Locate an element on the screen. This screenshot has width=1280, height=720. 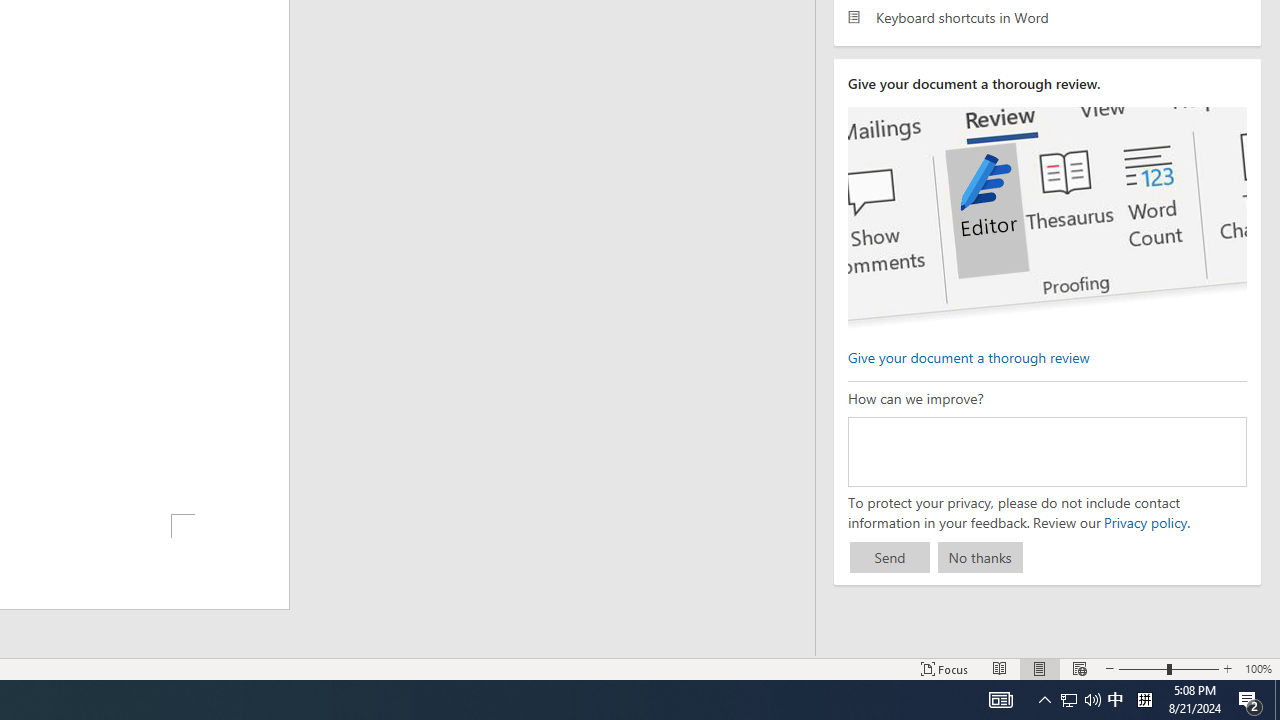
'No thanks' is located at coordinates (980, 557).